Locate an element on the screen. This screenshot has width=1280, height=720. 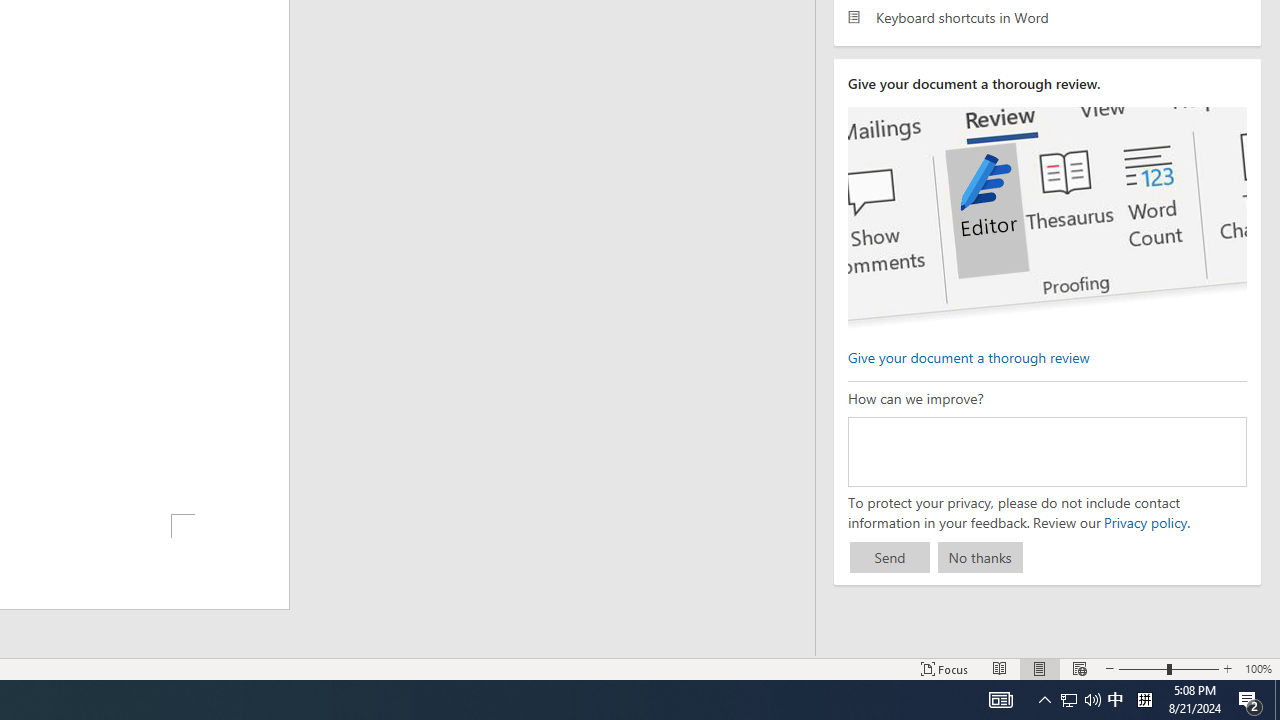
'No thanks' is located at coordinates (980, 557).